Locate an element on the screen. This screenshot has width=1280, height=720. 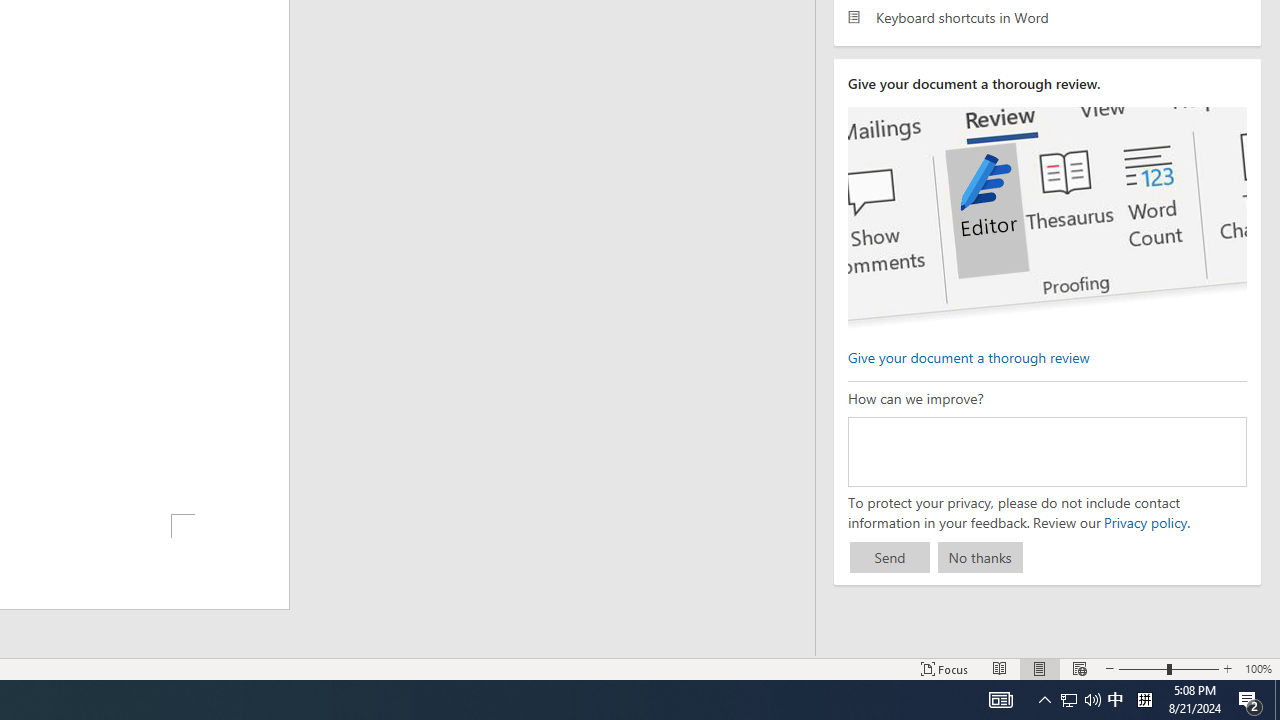
'No thanks' is located at coordinates (980, 557).